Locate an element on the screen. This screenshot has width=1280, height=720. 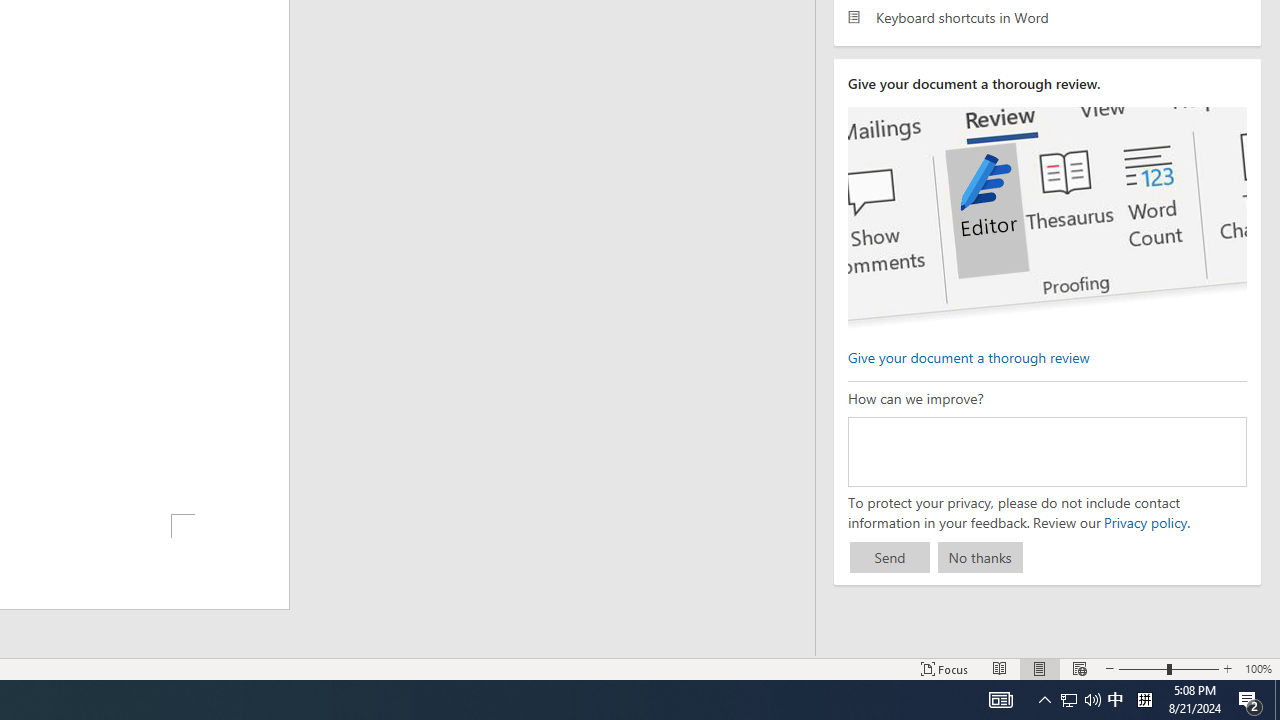
'No thanks' is located at coordinates (980, 557).